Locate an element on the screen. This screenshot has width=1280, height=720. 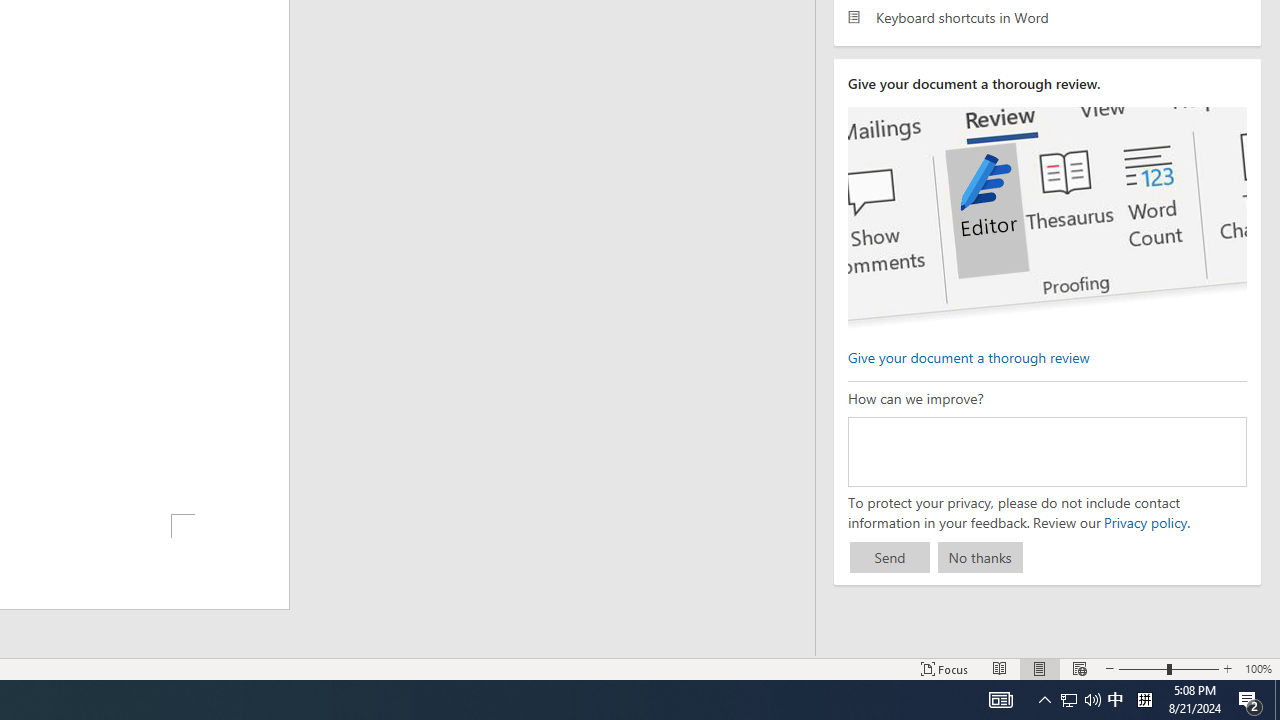
'No thanks' is located at coordinates (980, 557).